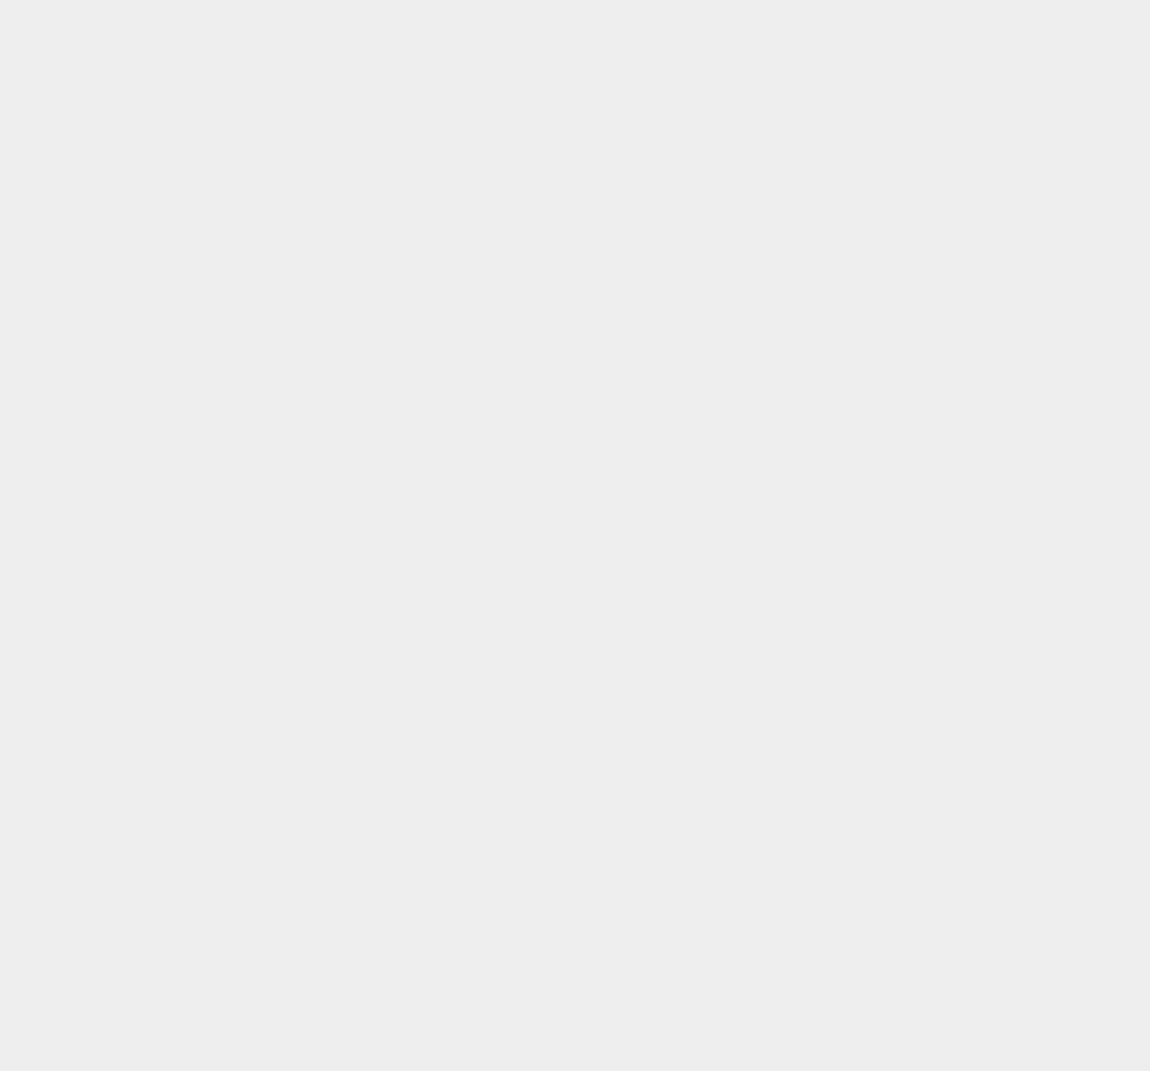 This screenshot has width=1150, height=1071. What do you see at coordinates (812, 577) in the screenshot?
I see `'macOS 12'` at bounding box center [812, 577].